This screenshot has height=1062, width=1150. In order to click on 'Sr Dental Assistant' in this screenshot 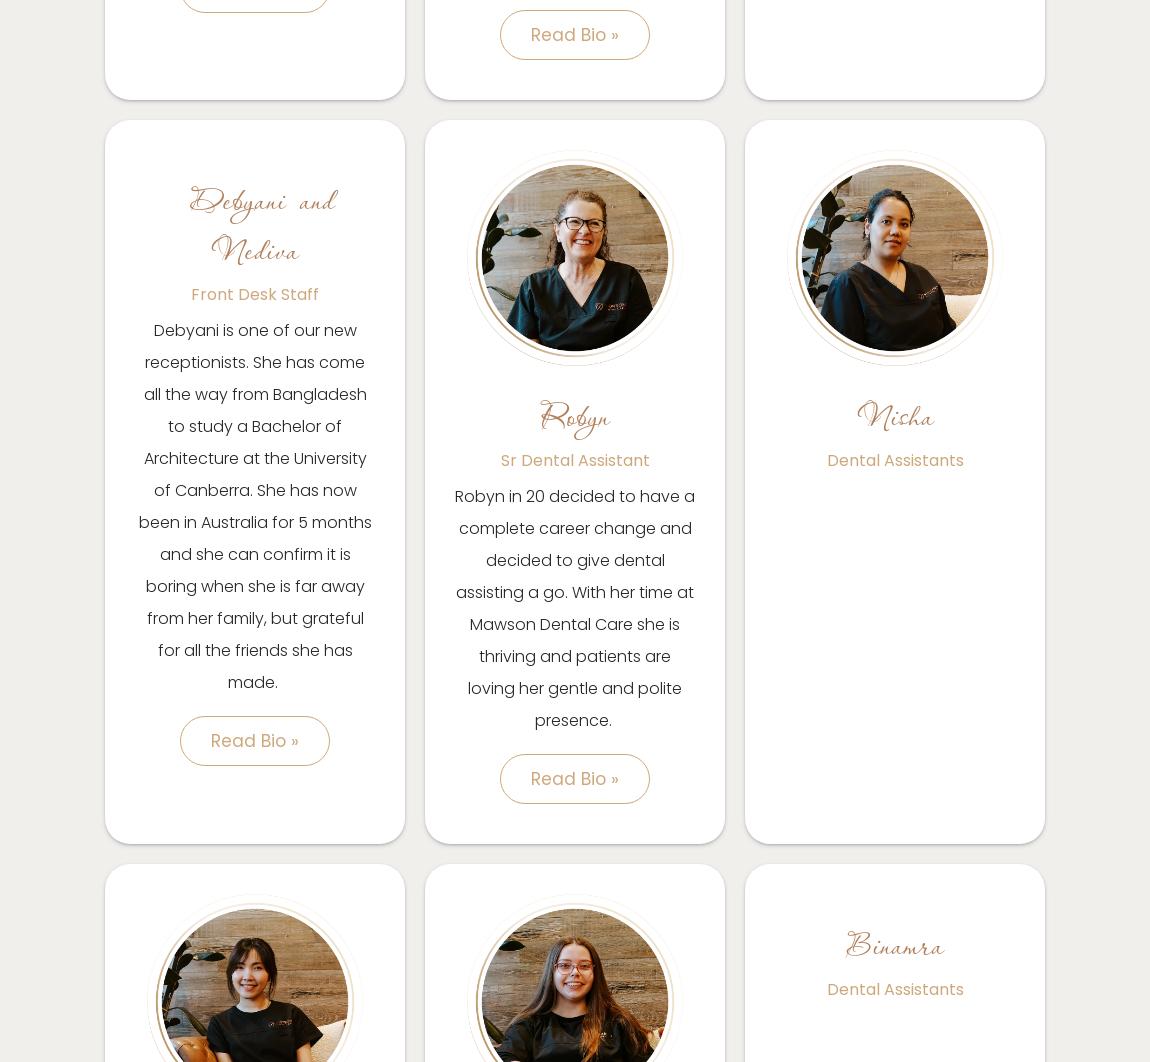, I will do `click(500, 459)`.